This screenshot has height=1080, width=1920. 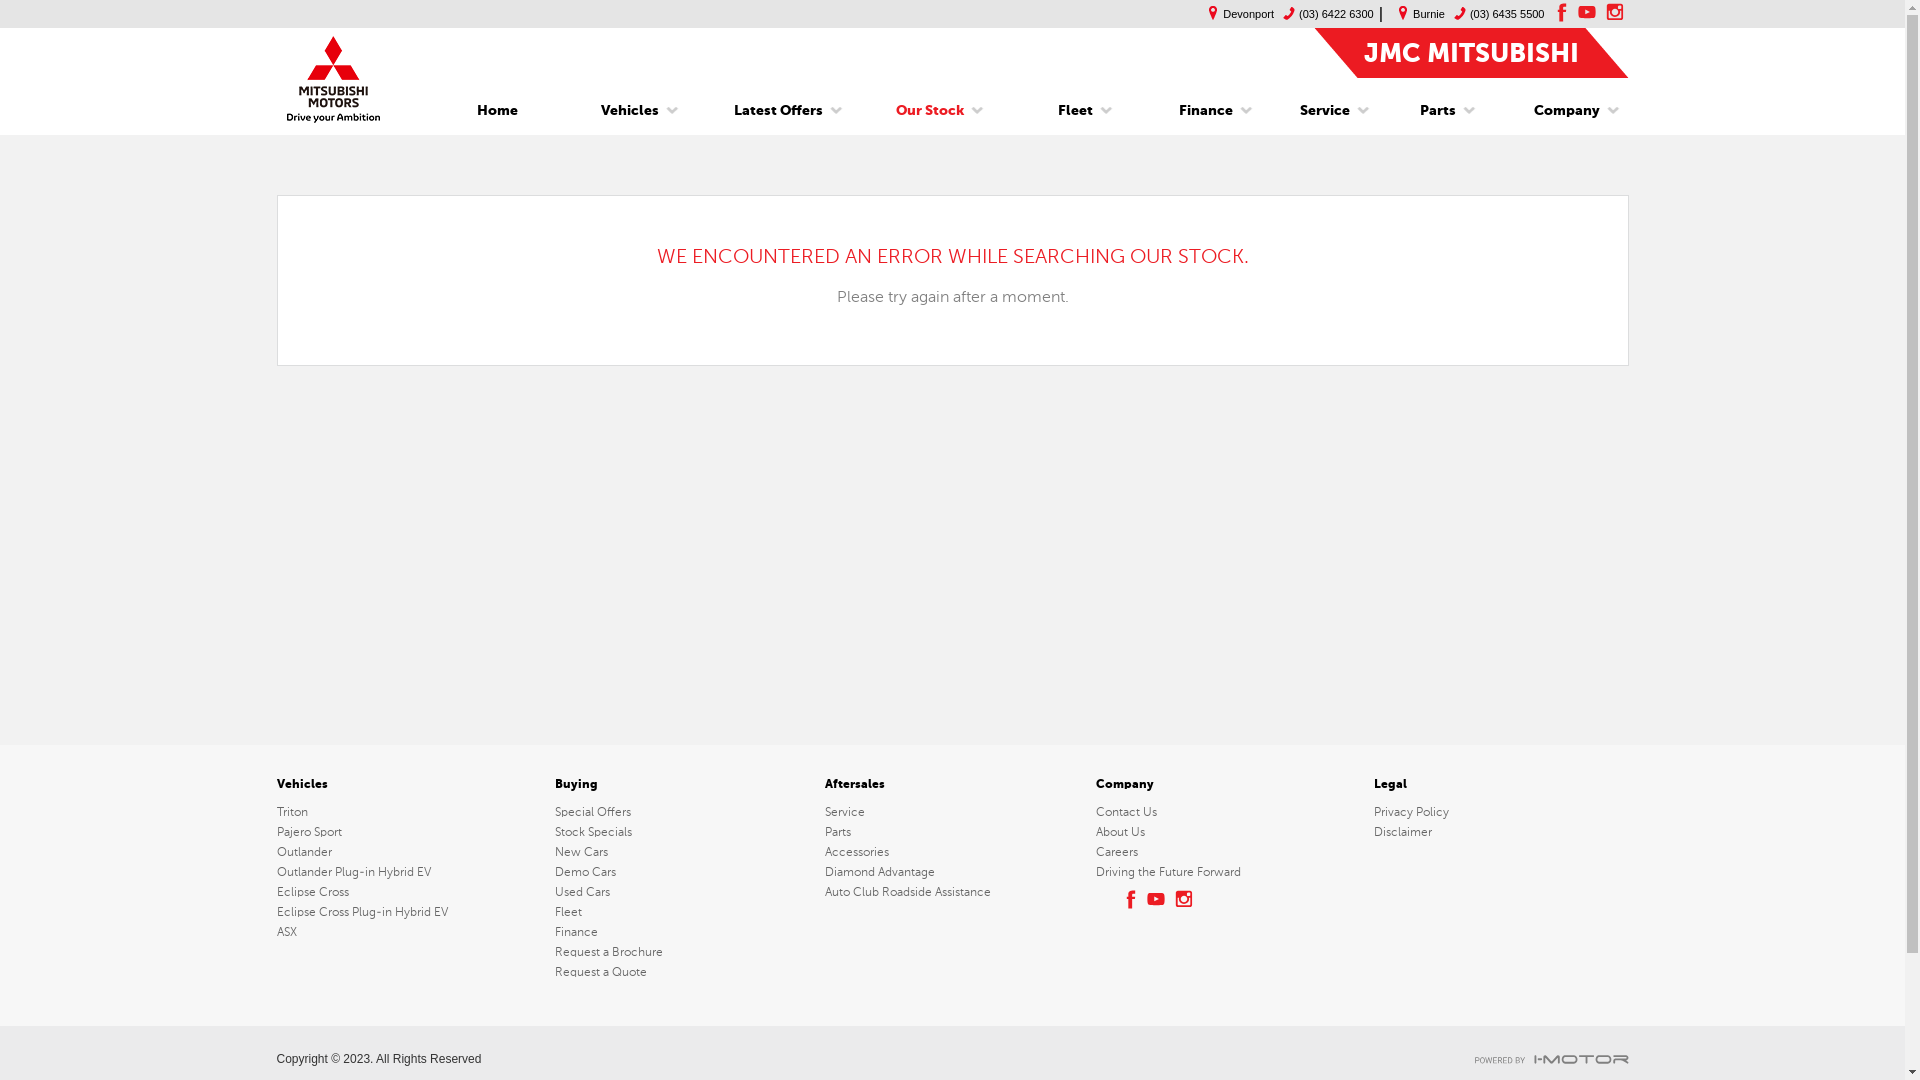 What do you see at coordinates (1094, 852) in the screenshot?
I see `'Careers'` at bounding box center [1094, 852].